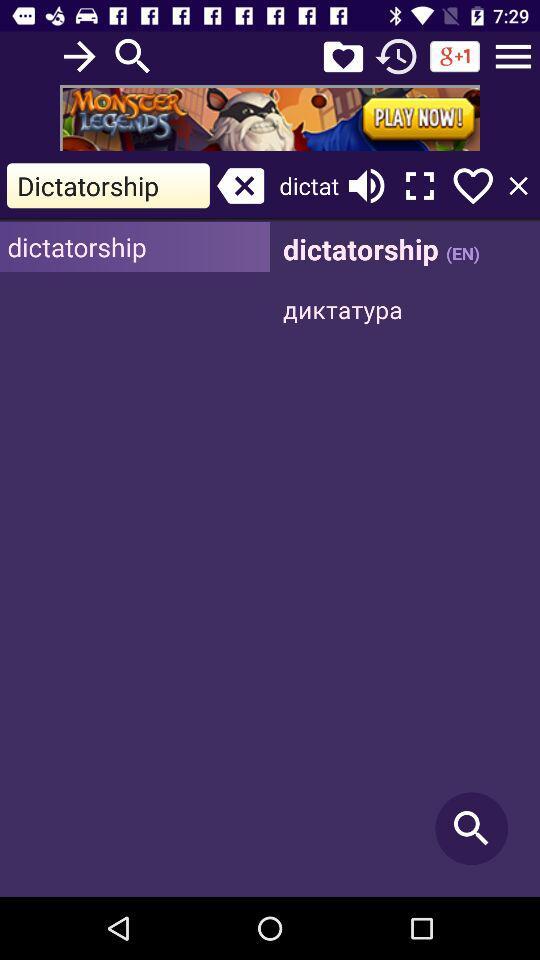 Image resolution: width=540 pixels, height=960 pixels. Describe the element at coordinates (419, 185) in the screenshot. I see `make fullscreen` at that location.